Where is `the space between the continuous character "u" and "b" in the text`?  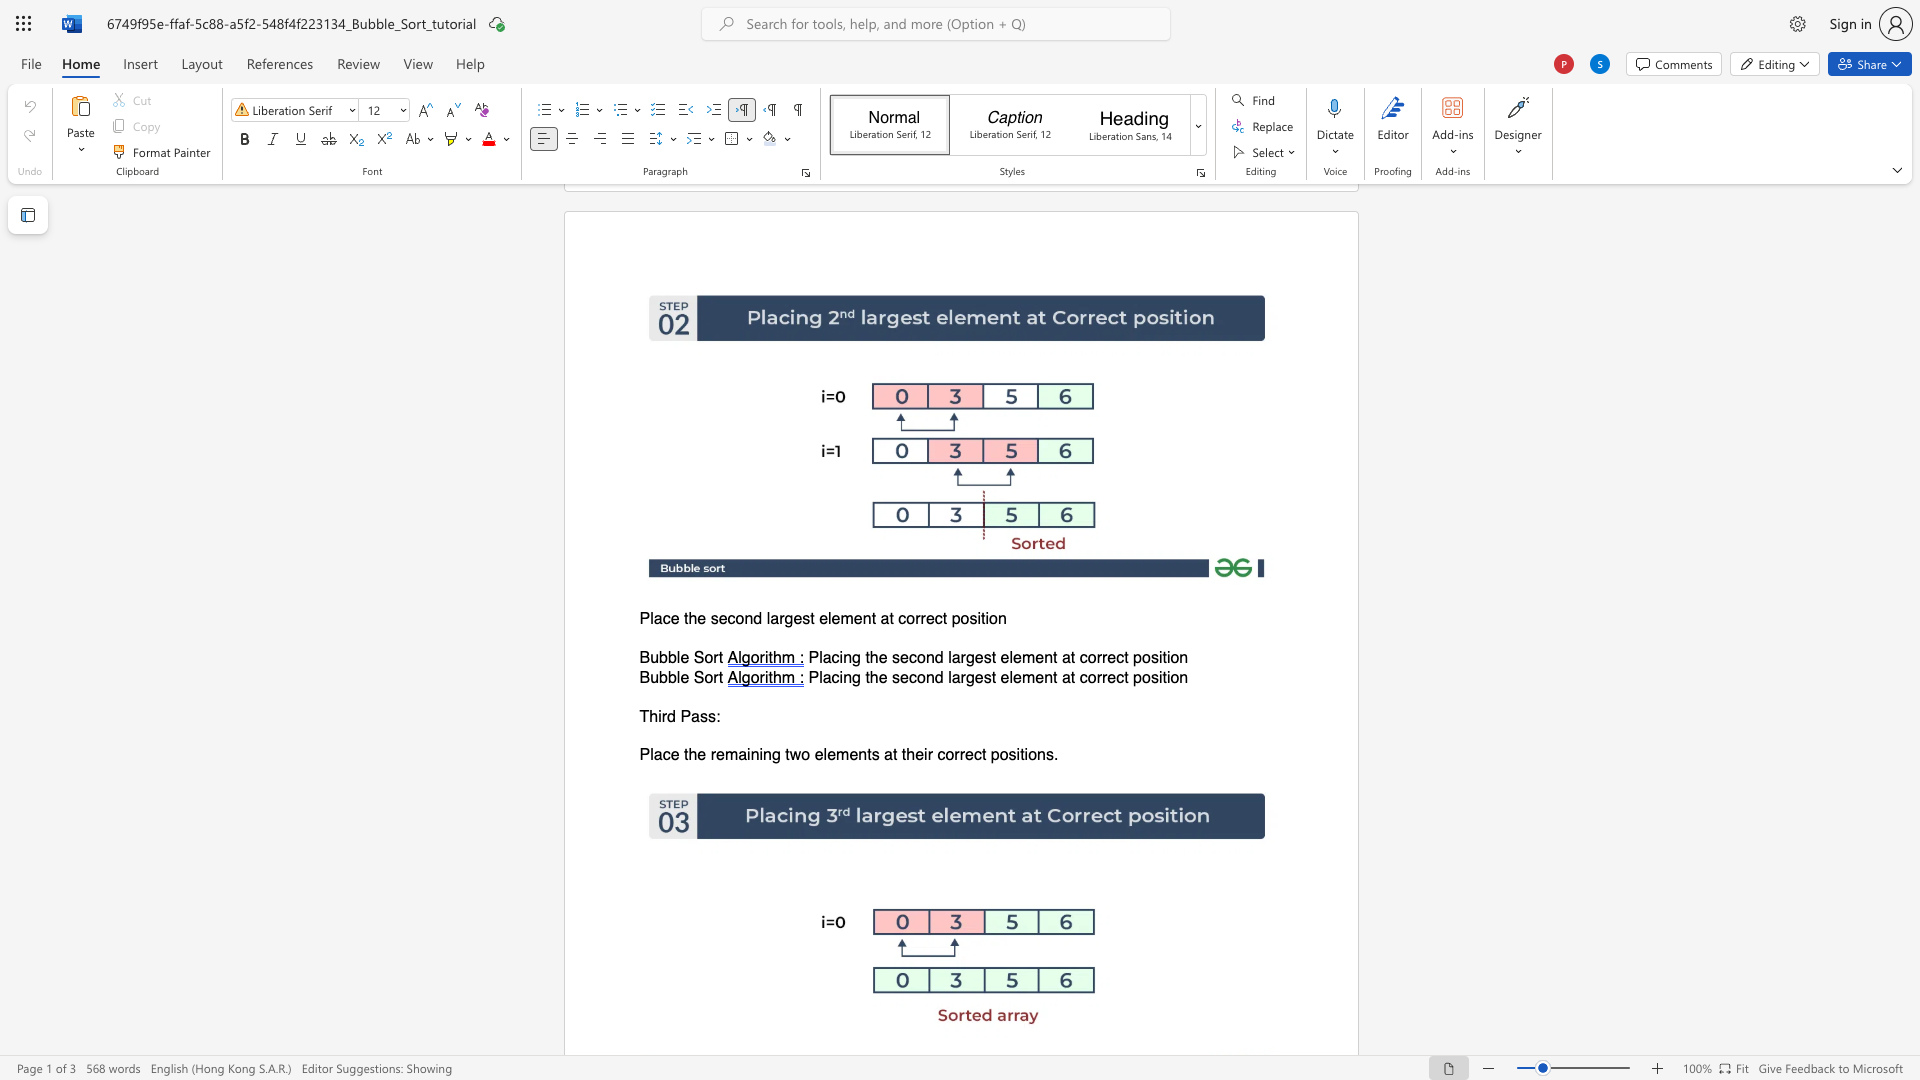
the space between the continuous character "u" and "b" in the text is located at coordinates (659, 676).